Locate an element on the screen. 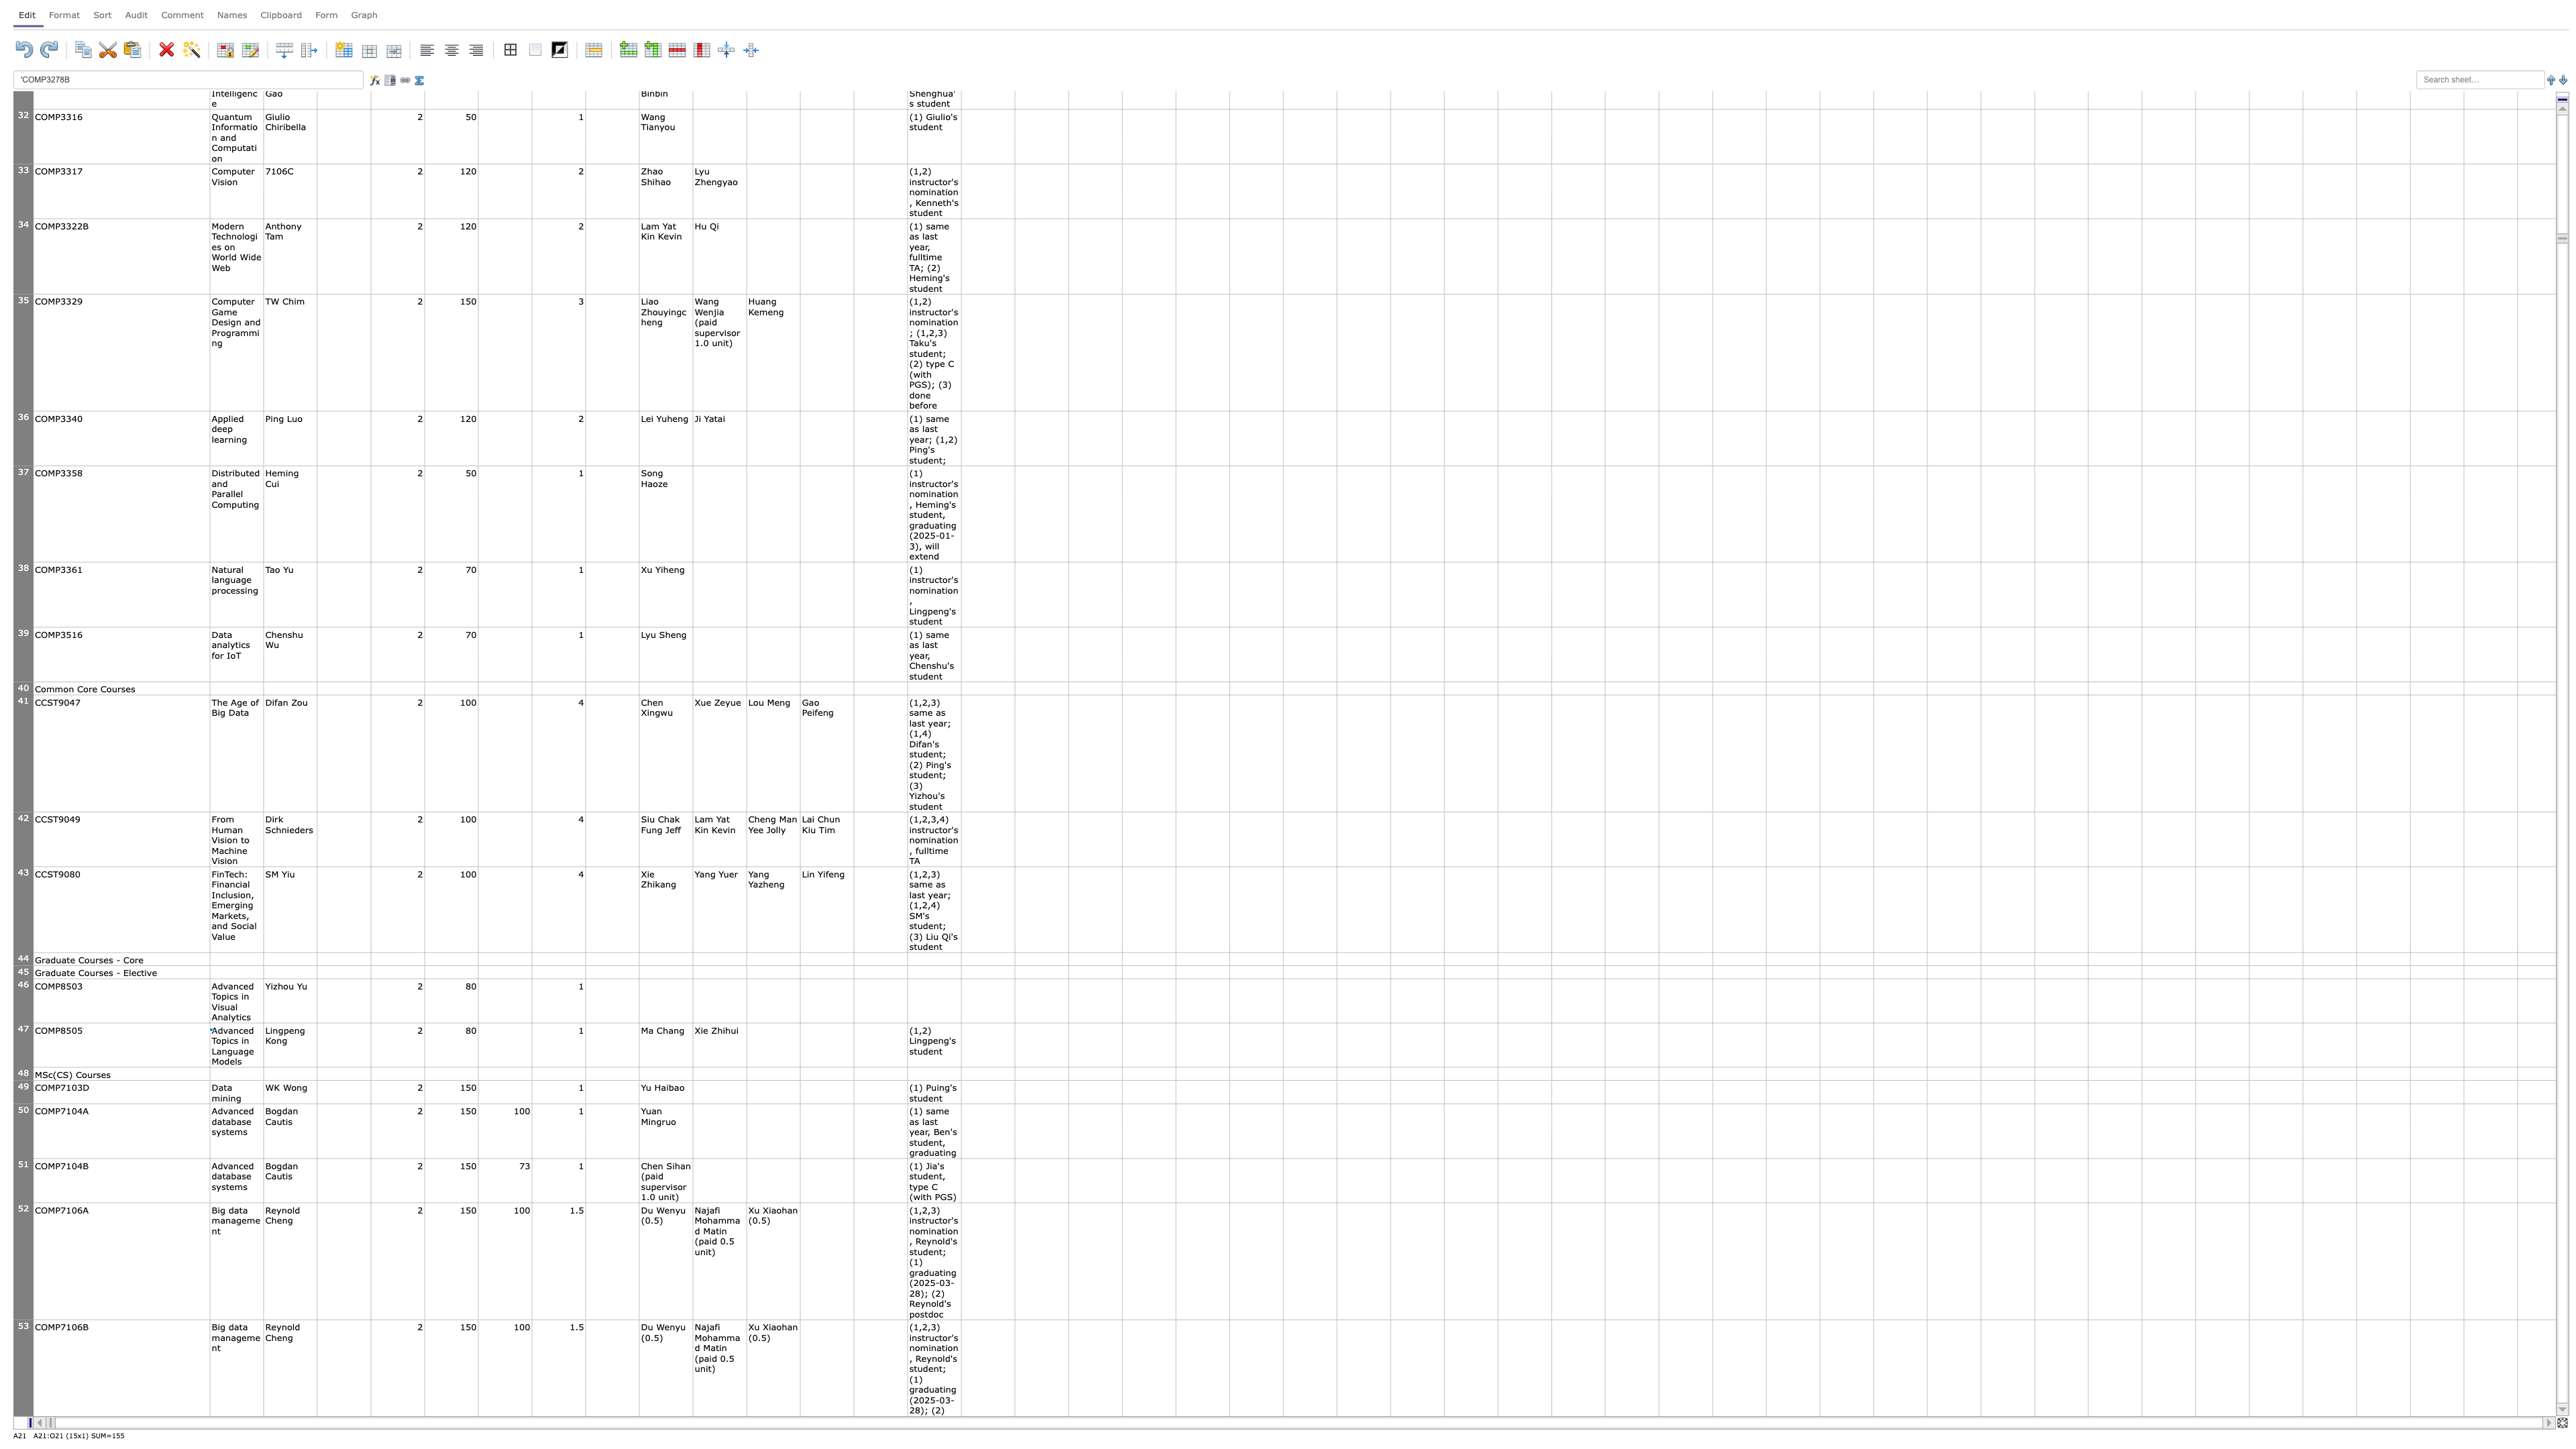  row 46 is located at coordinates (23, 1000).